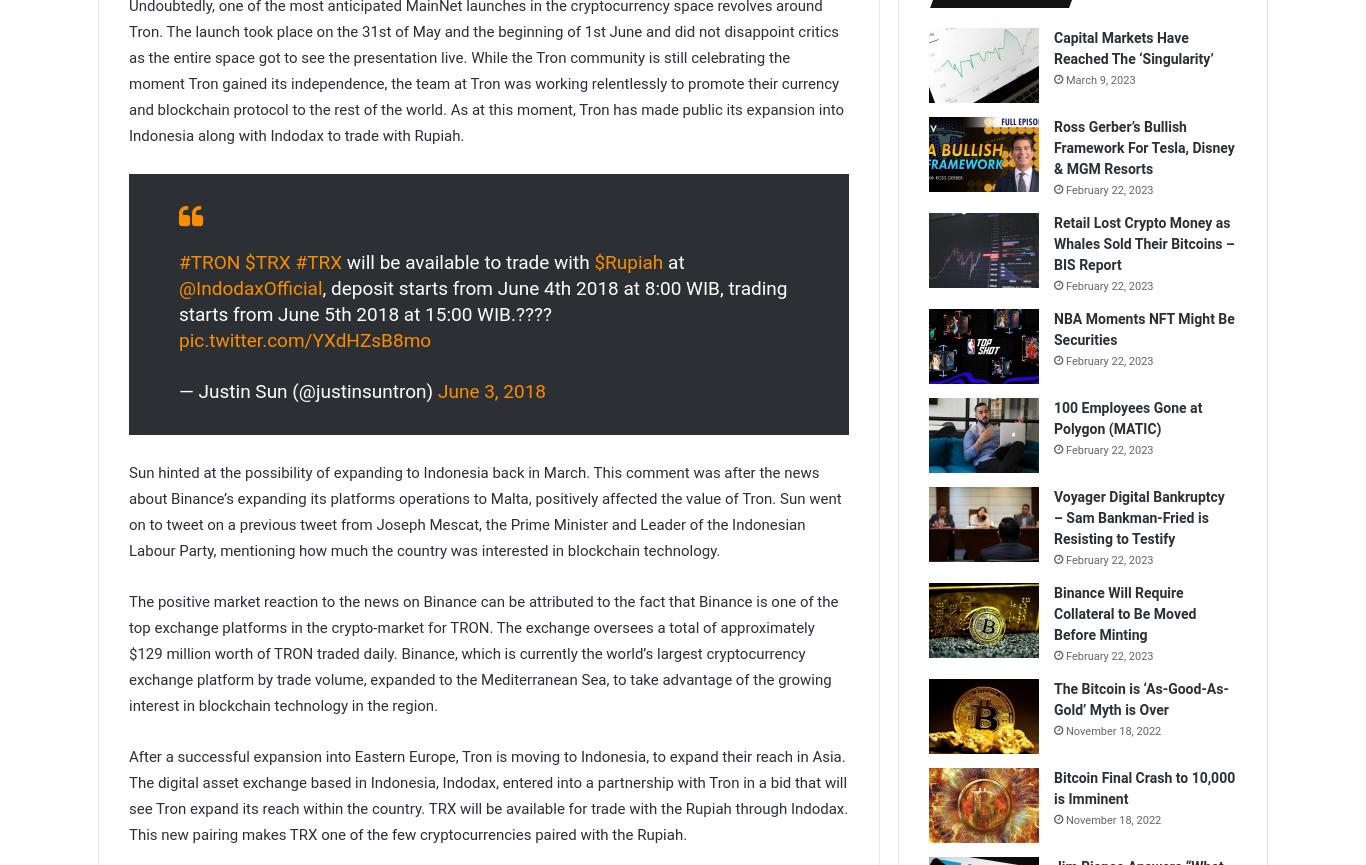 Image resolution: width=1366 pixels, height=865 pixels. What do you see at coordinates (672, 260) in the screenshot?
I see `'at'` at bounding box center [672, 260].